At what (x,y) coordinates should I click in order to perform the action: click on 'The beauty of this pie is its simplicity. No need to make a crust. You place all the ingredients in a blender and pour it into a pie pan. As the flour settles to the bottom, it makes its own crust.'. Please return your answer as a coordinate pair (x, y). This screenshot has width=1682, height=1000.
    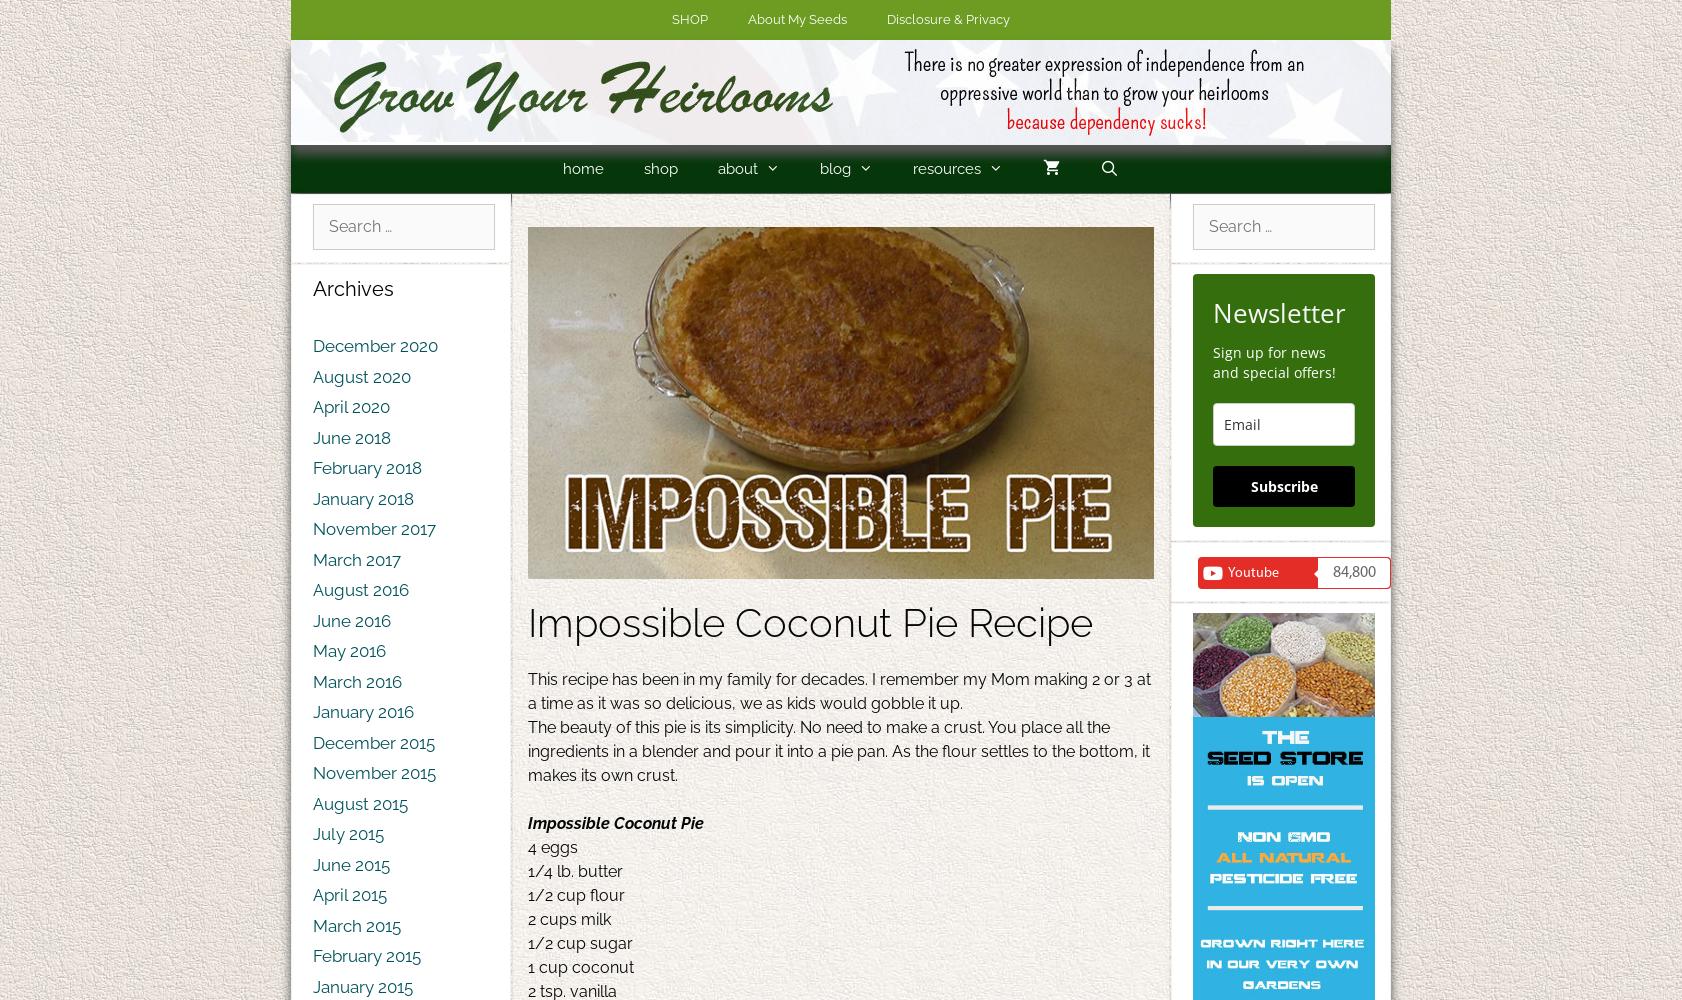
    Looking at the image, I should click on (527, 751).